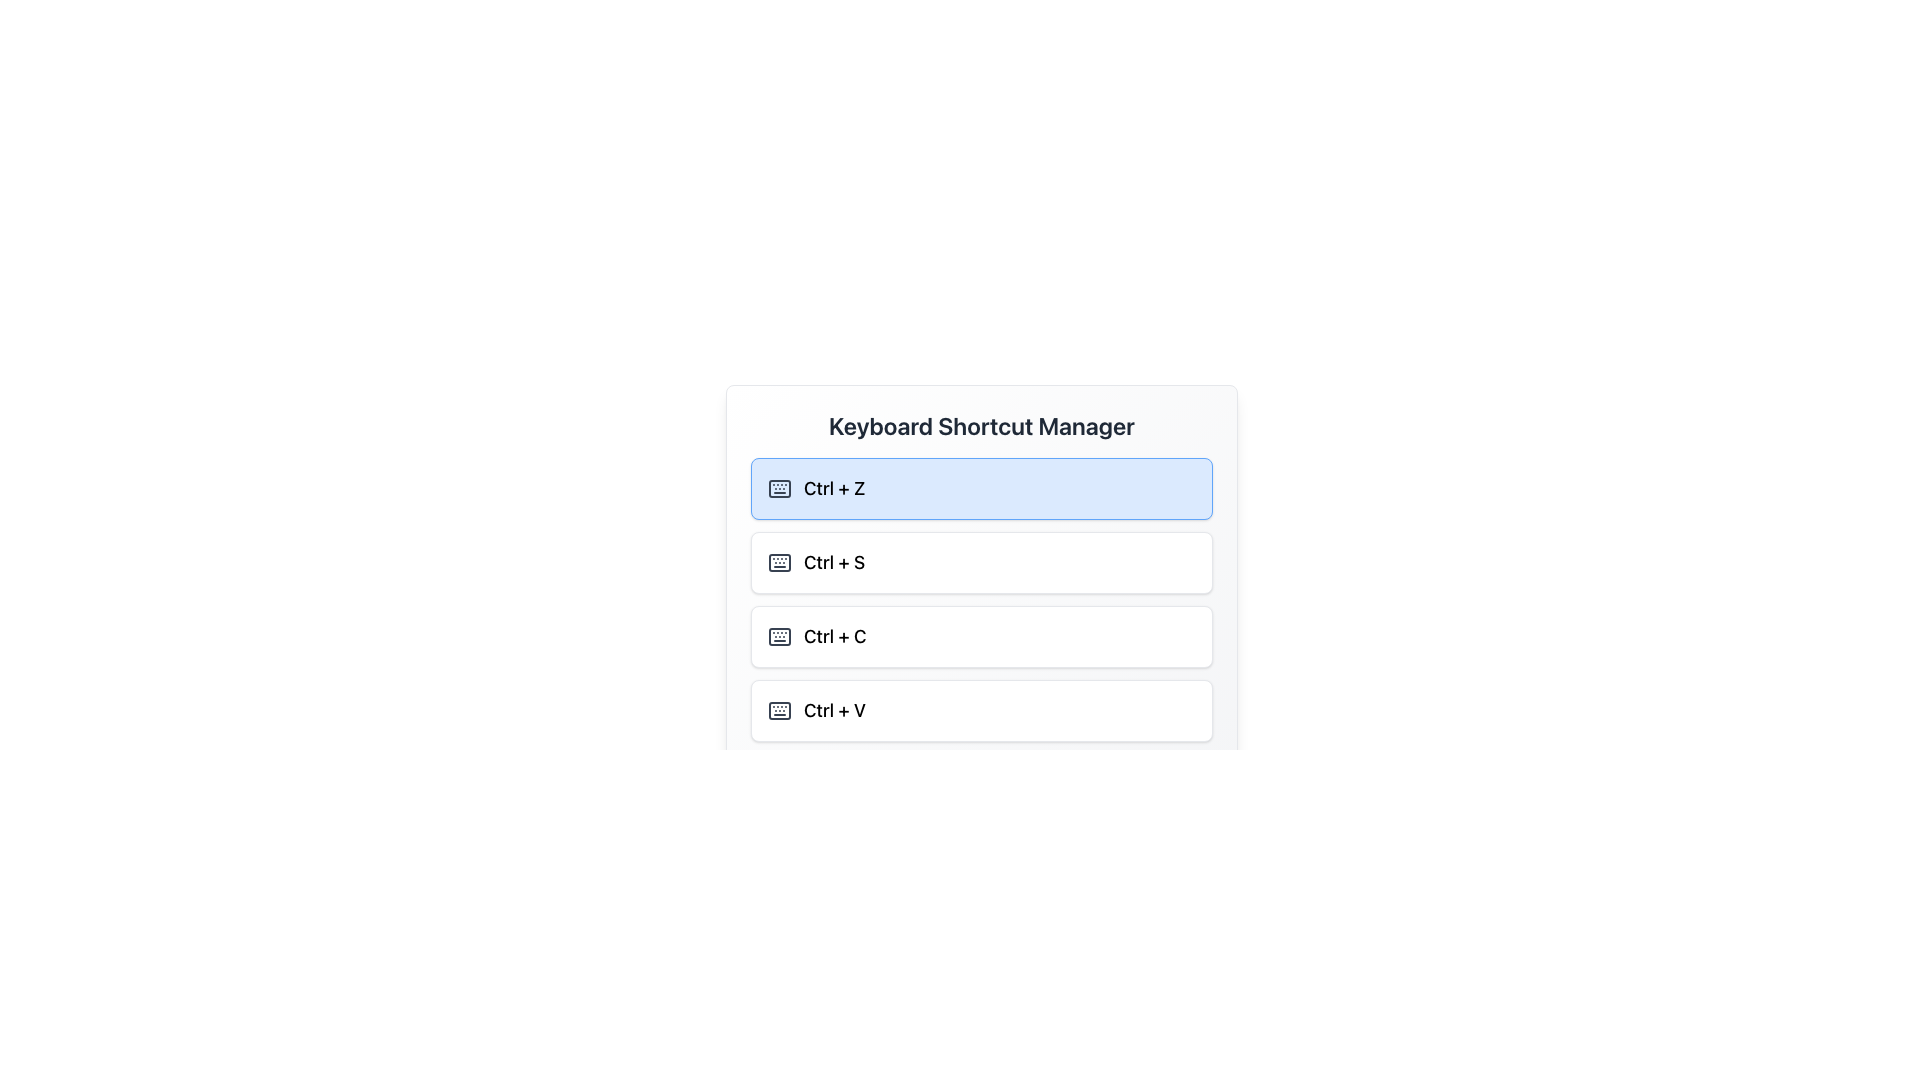 The image size is (1920, 1080). I want to click on the text label indicating the keyboard shortcut 'Ctrl + V' located in the 'Keyboard Shortcut Manager' section, below 'Ctrl + C', so click(835, 709).